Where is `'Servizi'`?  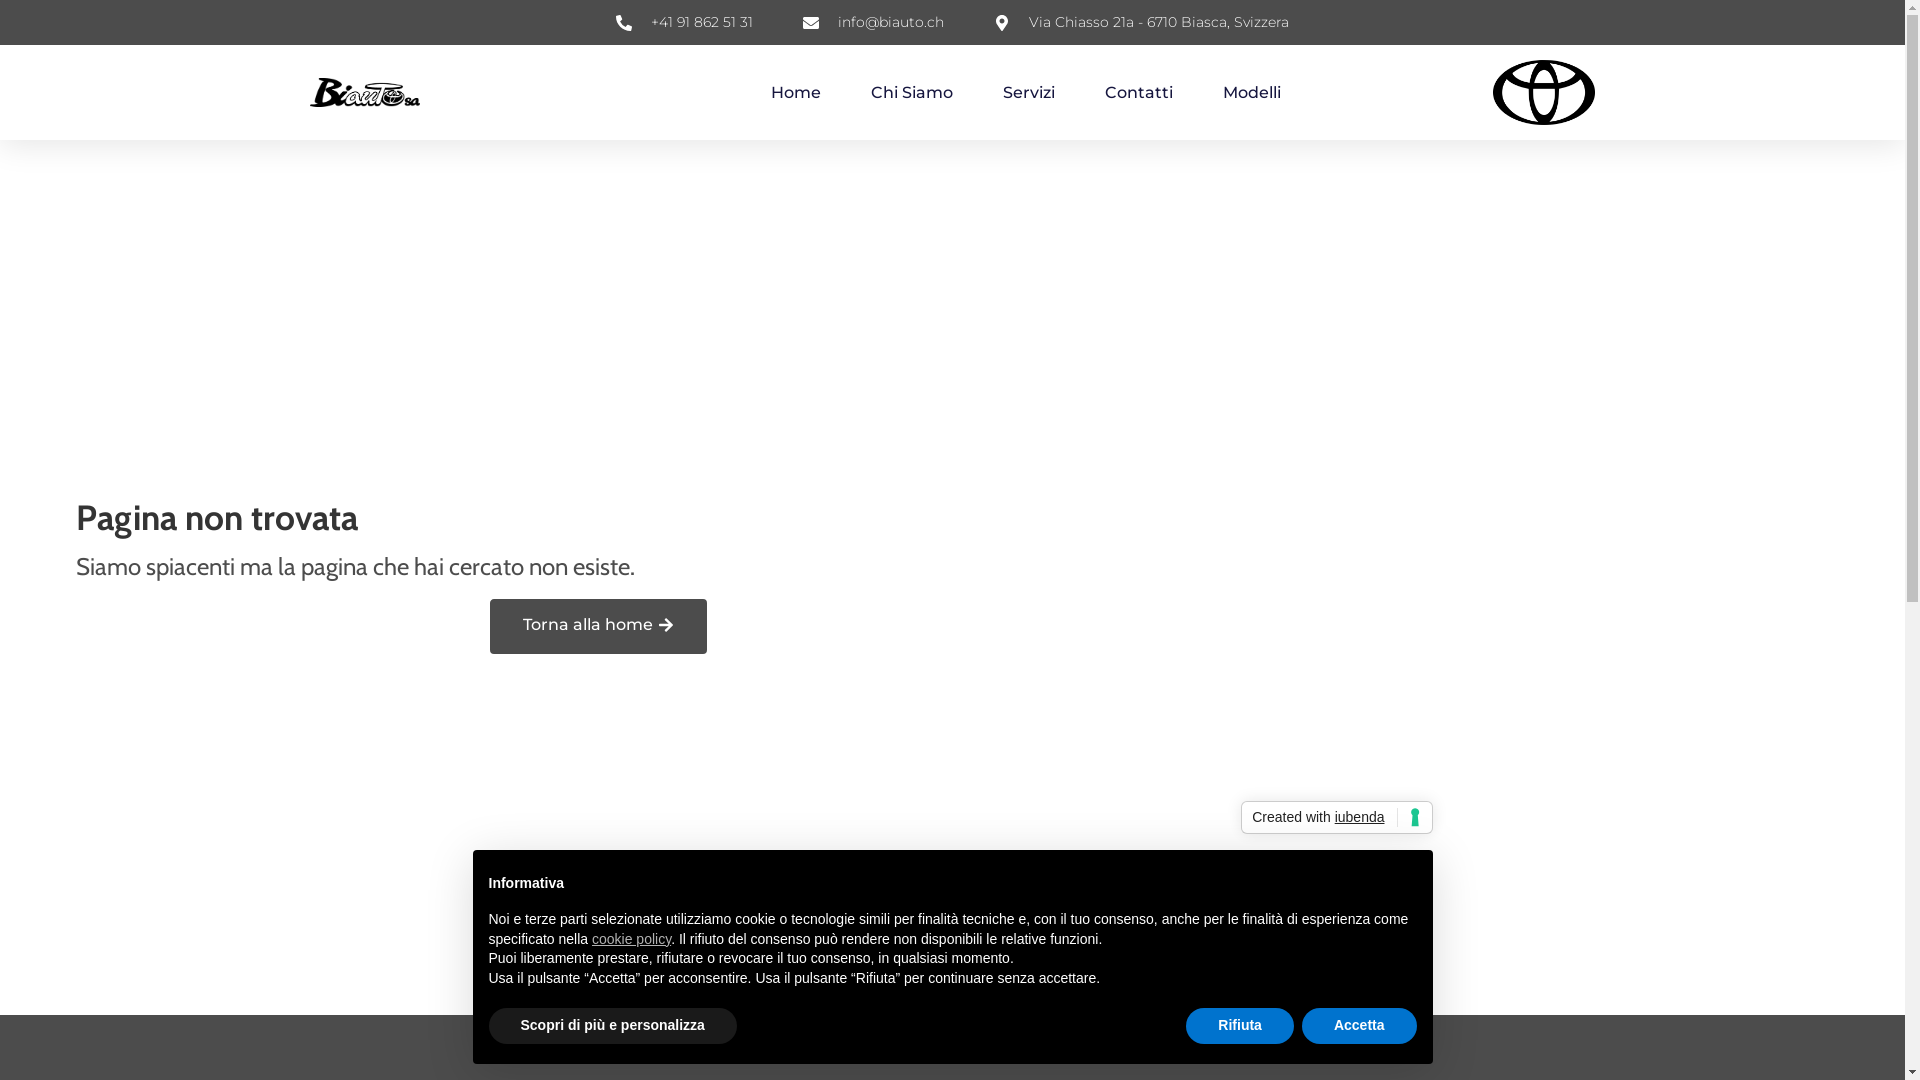
'Servizi' is located at coordinates (1003, 92).